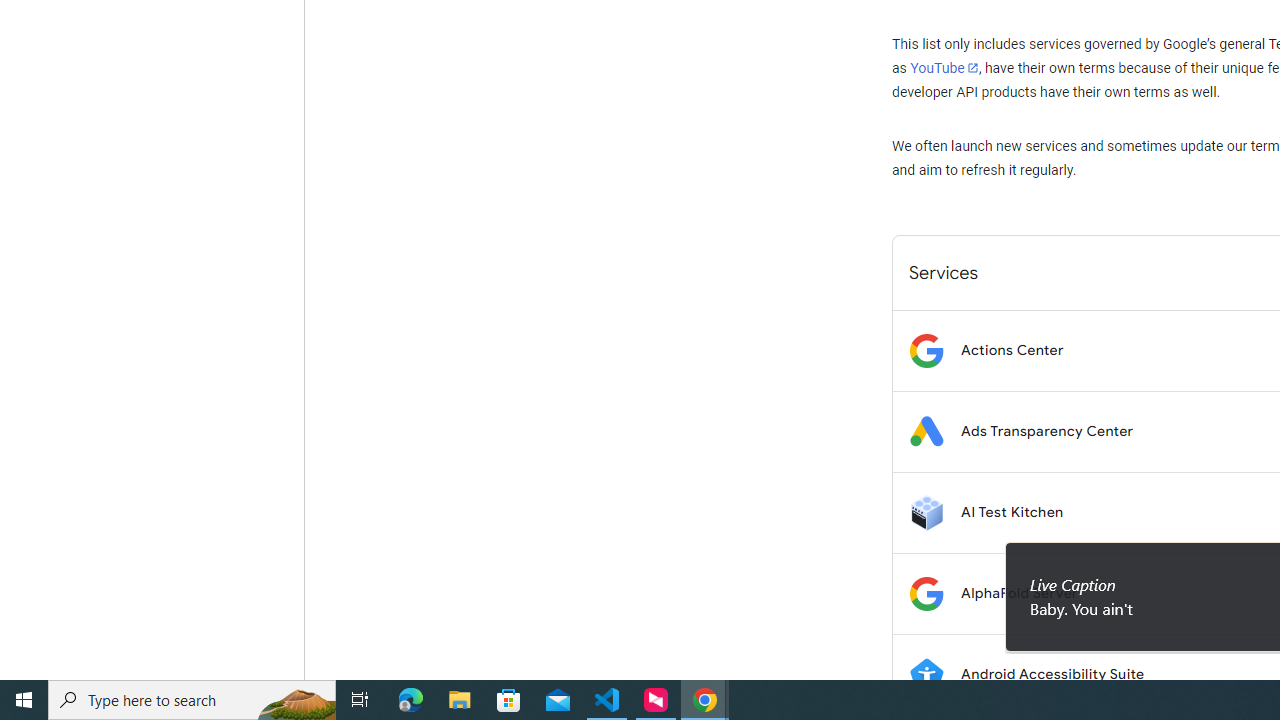 This screenshot has height=720, width=1280. I want to click on 'Logo for Ads Transparency Center', so click(925, 430).